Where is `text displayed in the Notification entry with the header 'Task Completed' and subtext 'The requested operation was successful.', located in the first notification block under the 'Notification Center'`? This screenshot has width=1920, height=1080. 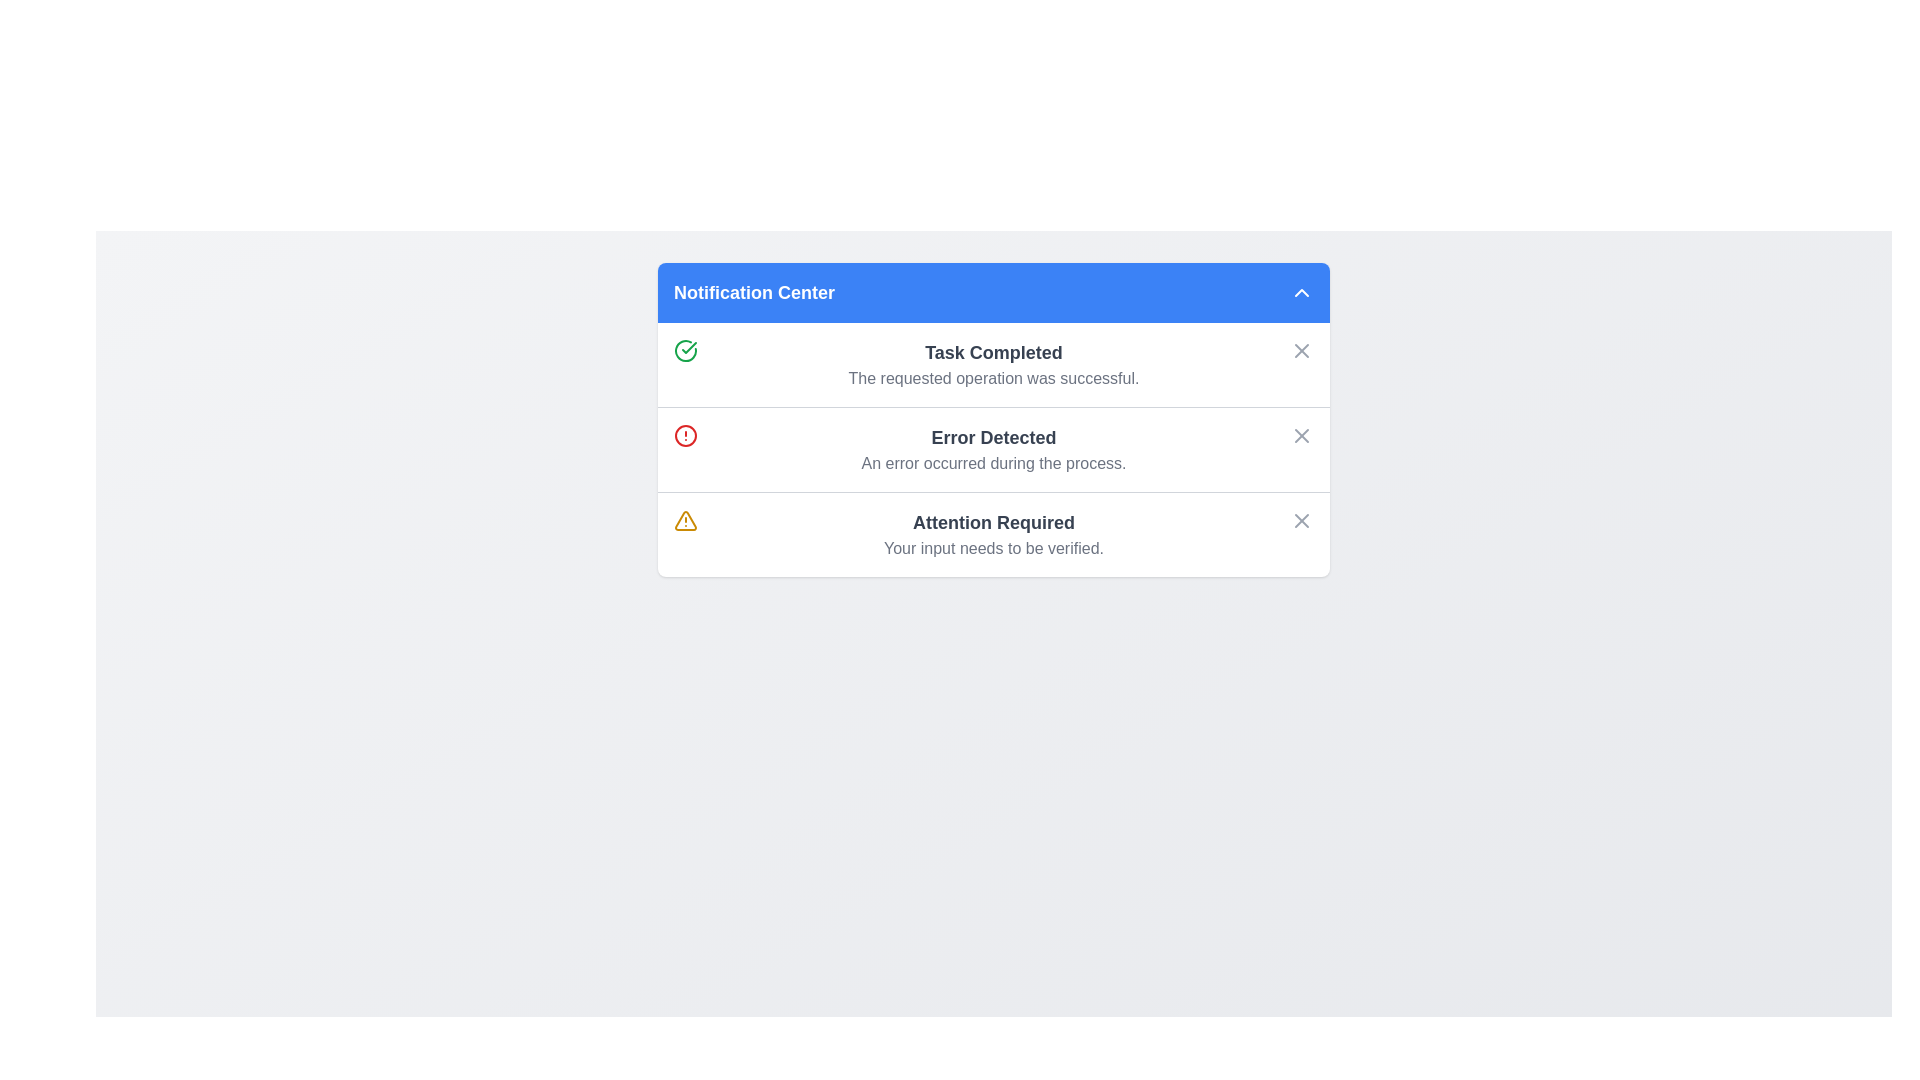 text displayed in the Notification entry with the header 'Task Completed' and subtext 'The requested operation was successful.', located in the first notification block under the 'Notification Center' is located at coordinates (993, 365).